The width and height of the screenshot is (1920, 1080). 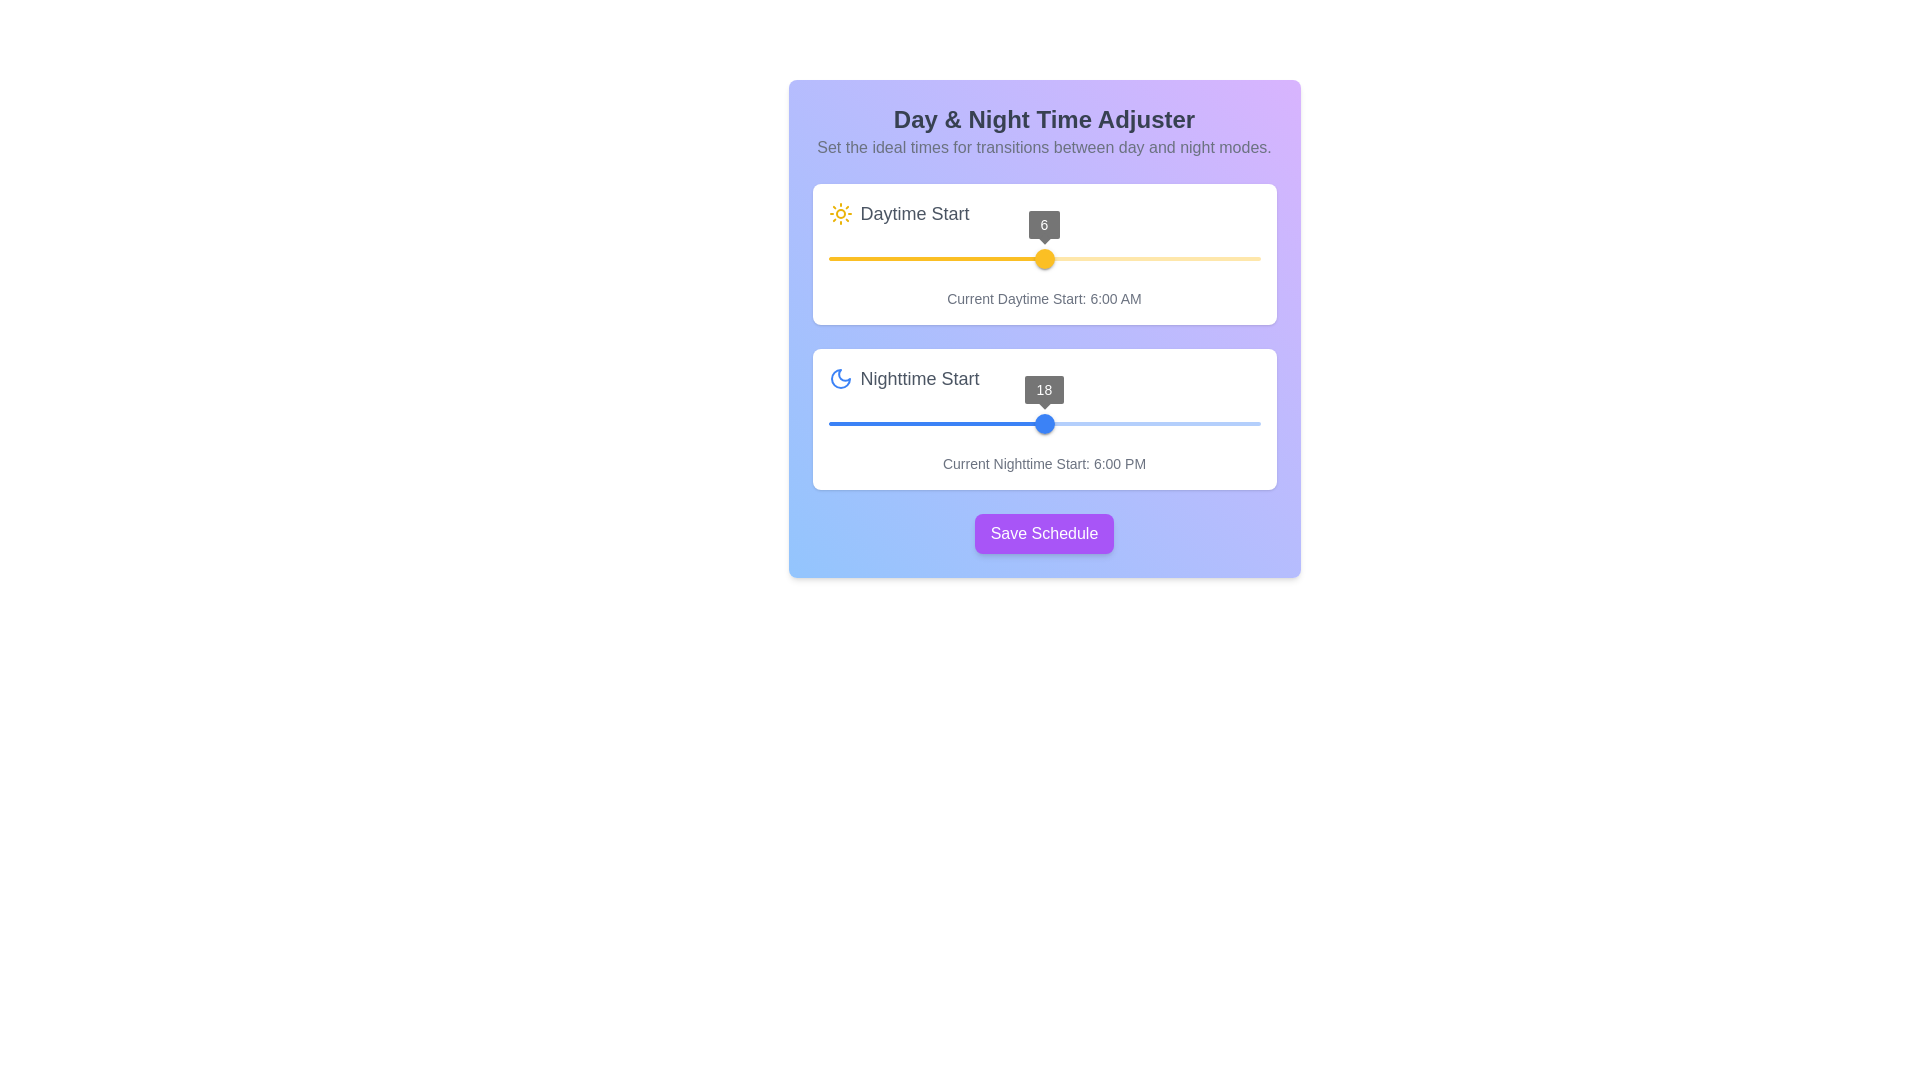 What do you see at coordinates (917, 423) in the screenshot?
I see `the nighttime slider` at bounding box center [917, 423].